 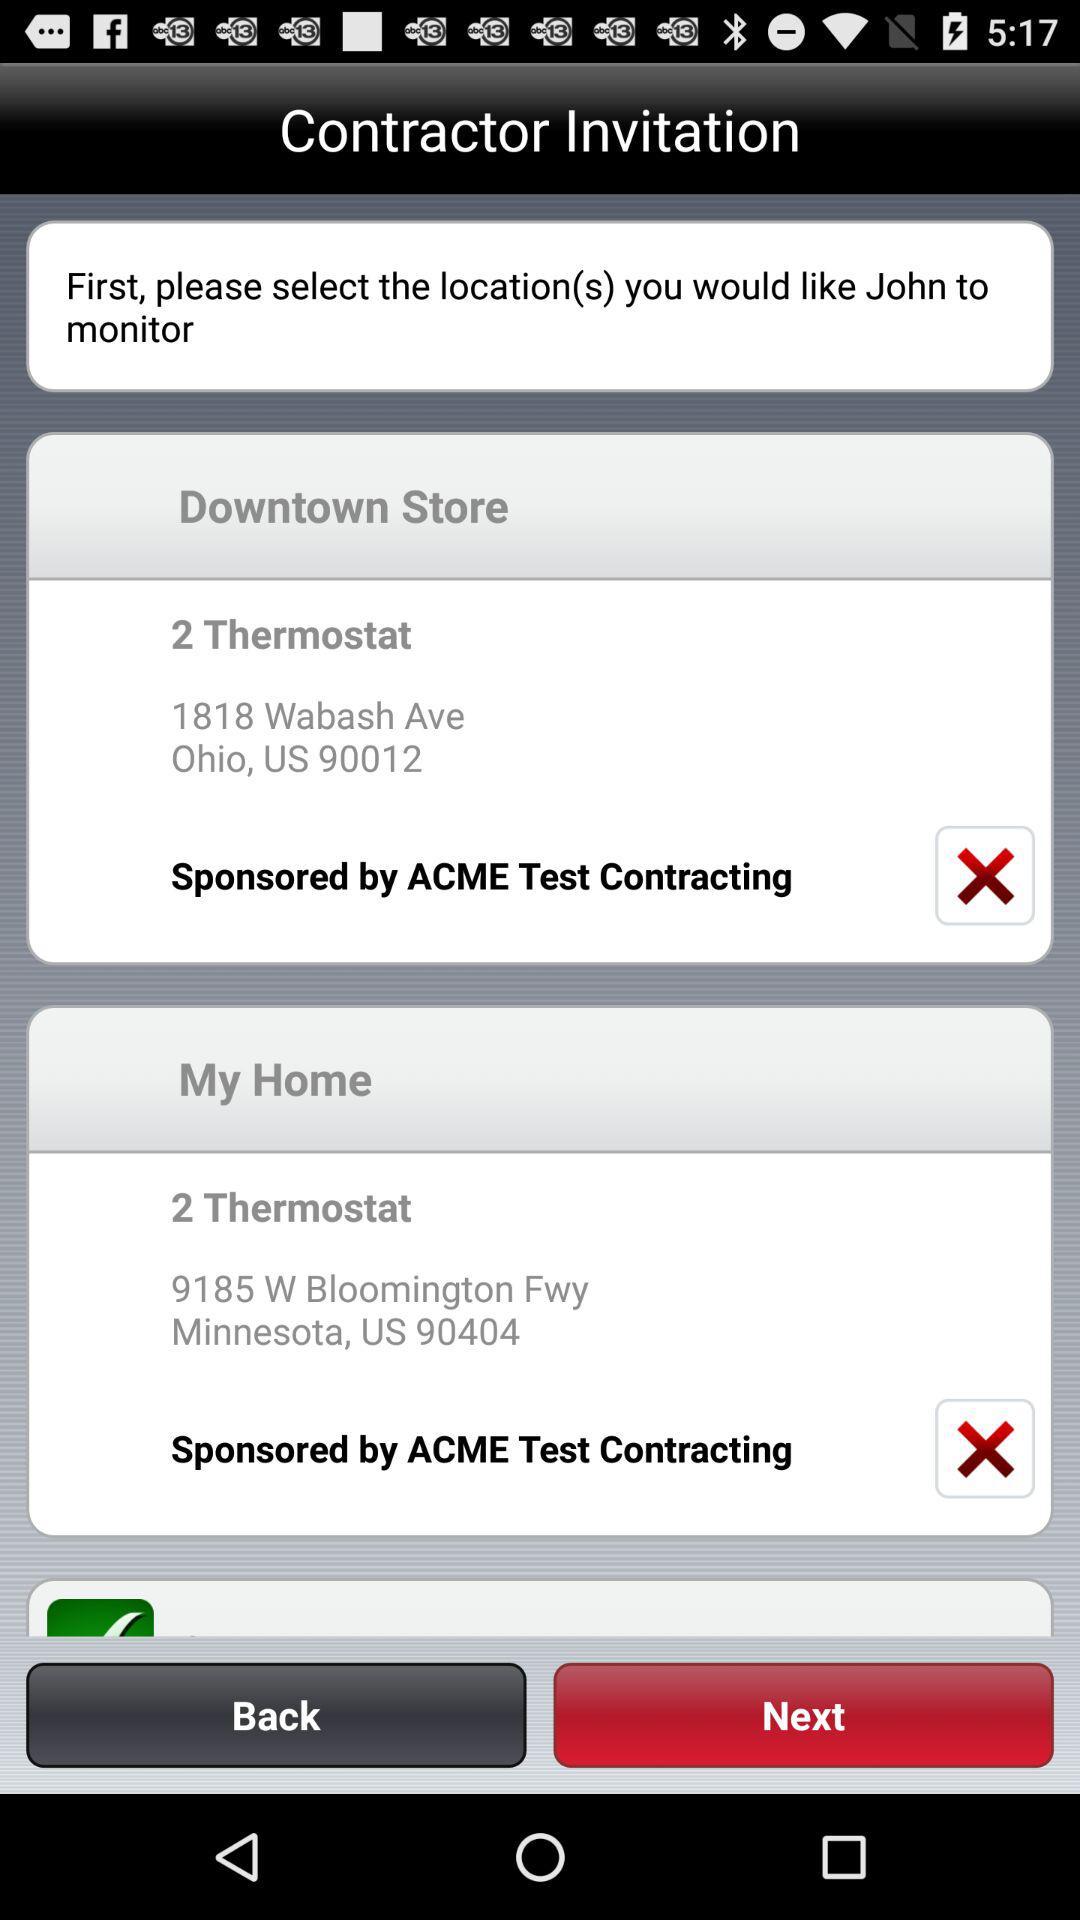 What do you see at coordinates (540, 305) in the screenshot?
I see `the first please select` at bounding box center [540, 305].